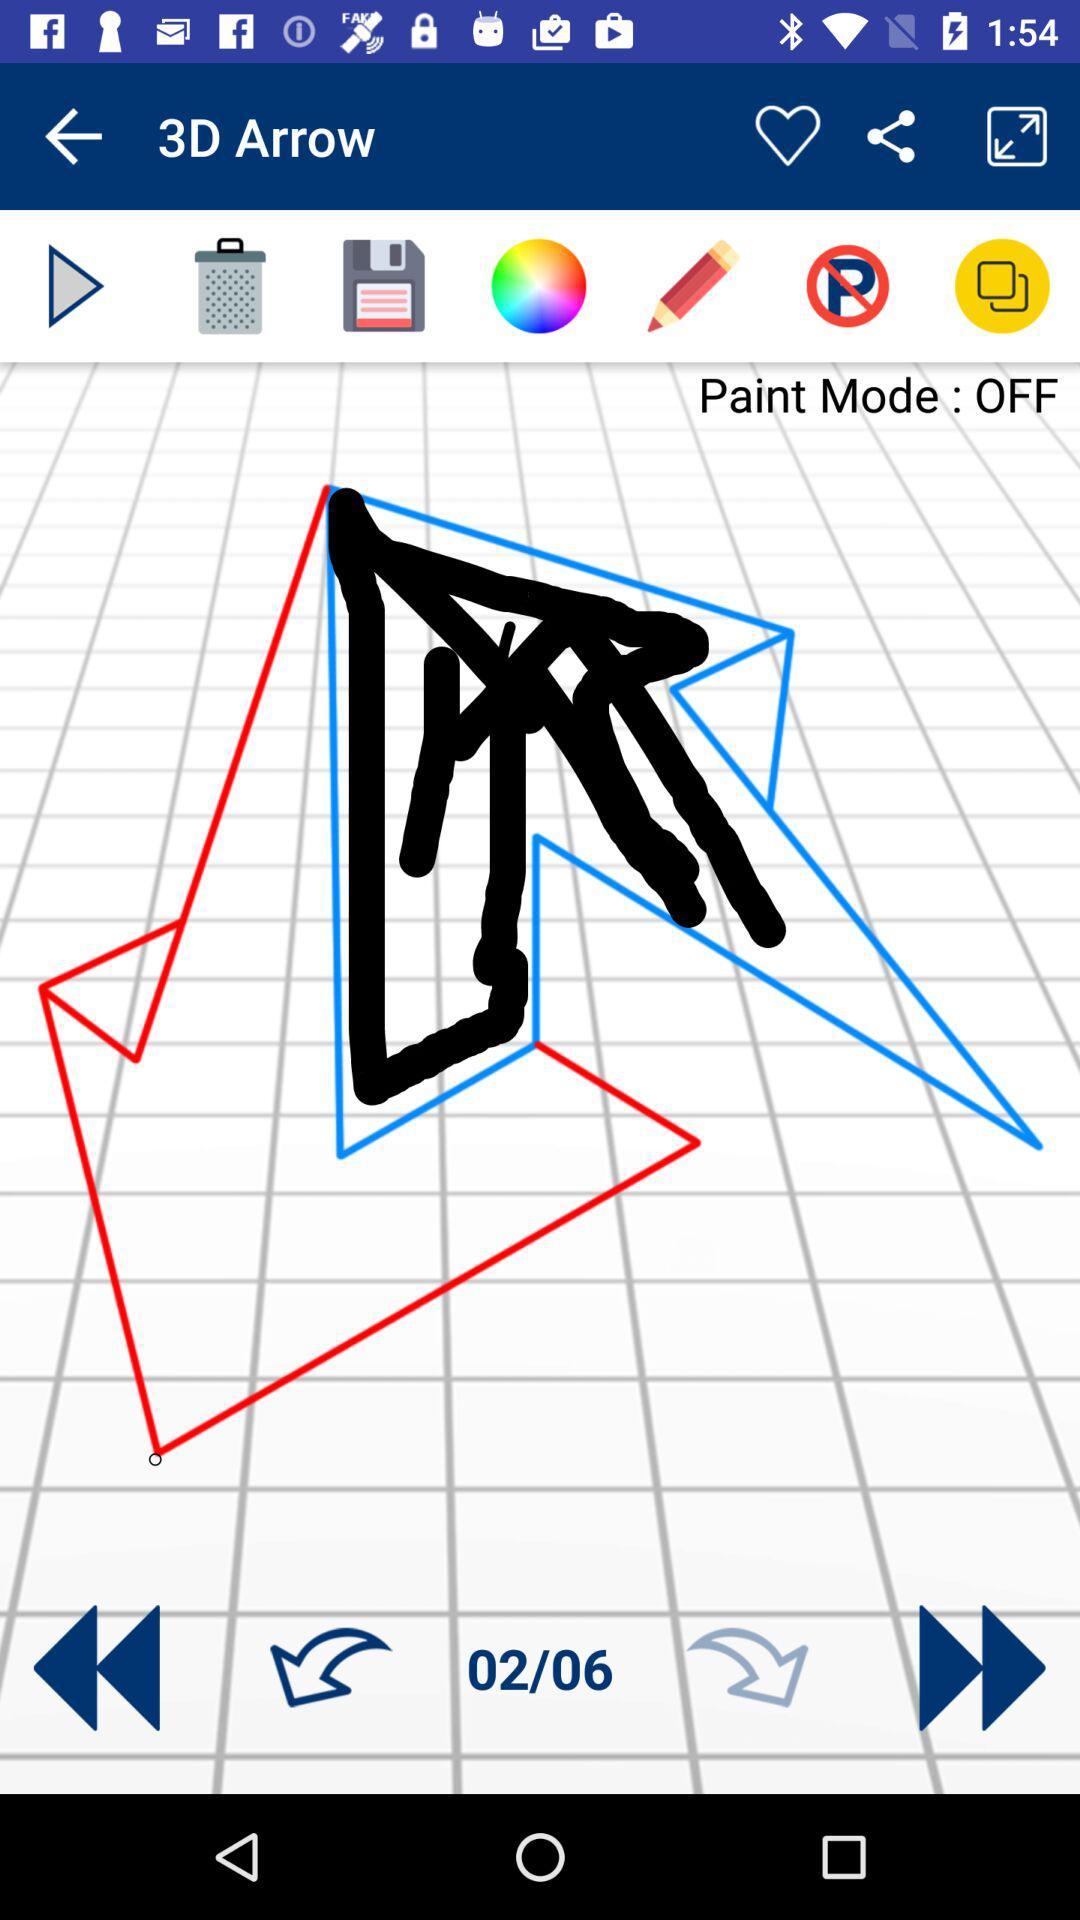 The width and height of the screenshot is (1080, 1920). Describe the element at coordinates (786, 135) in the screenshot. I see `like drawing` at that location.